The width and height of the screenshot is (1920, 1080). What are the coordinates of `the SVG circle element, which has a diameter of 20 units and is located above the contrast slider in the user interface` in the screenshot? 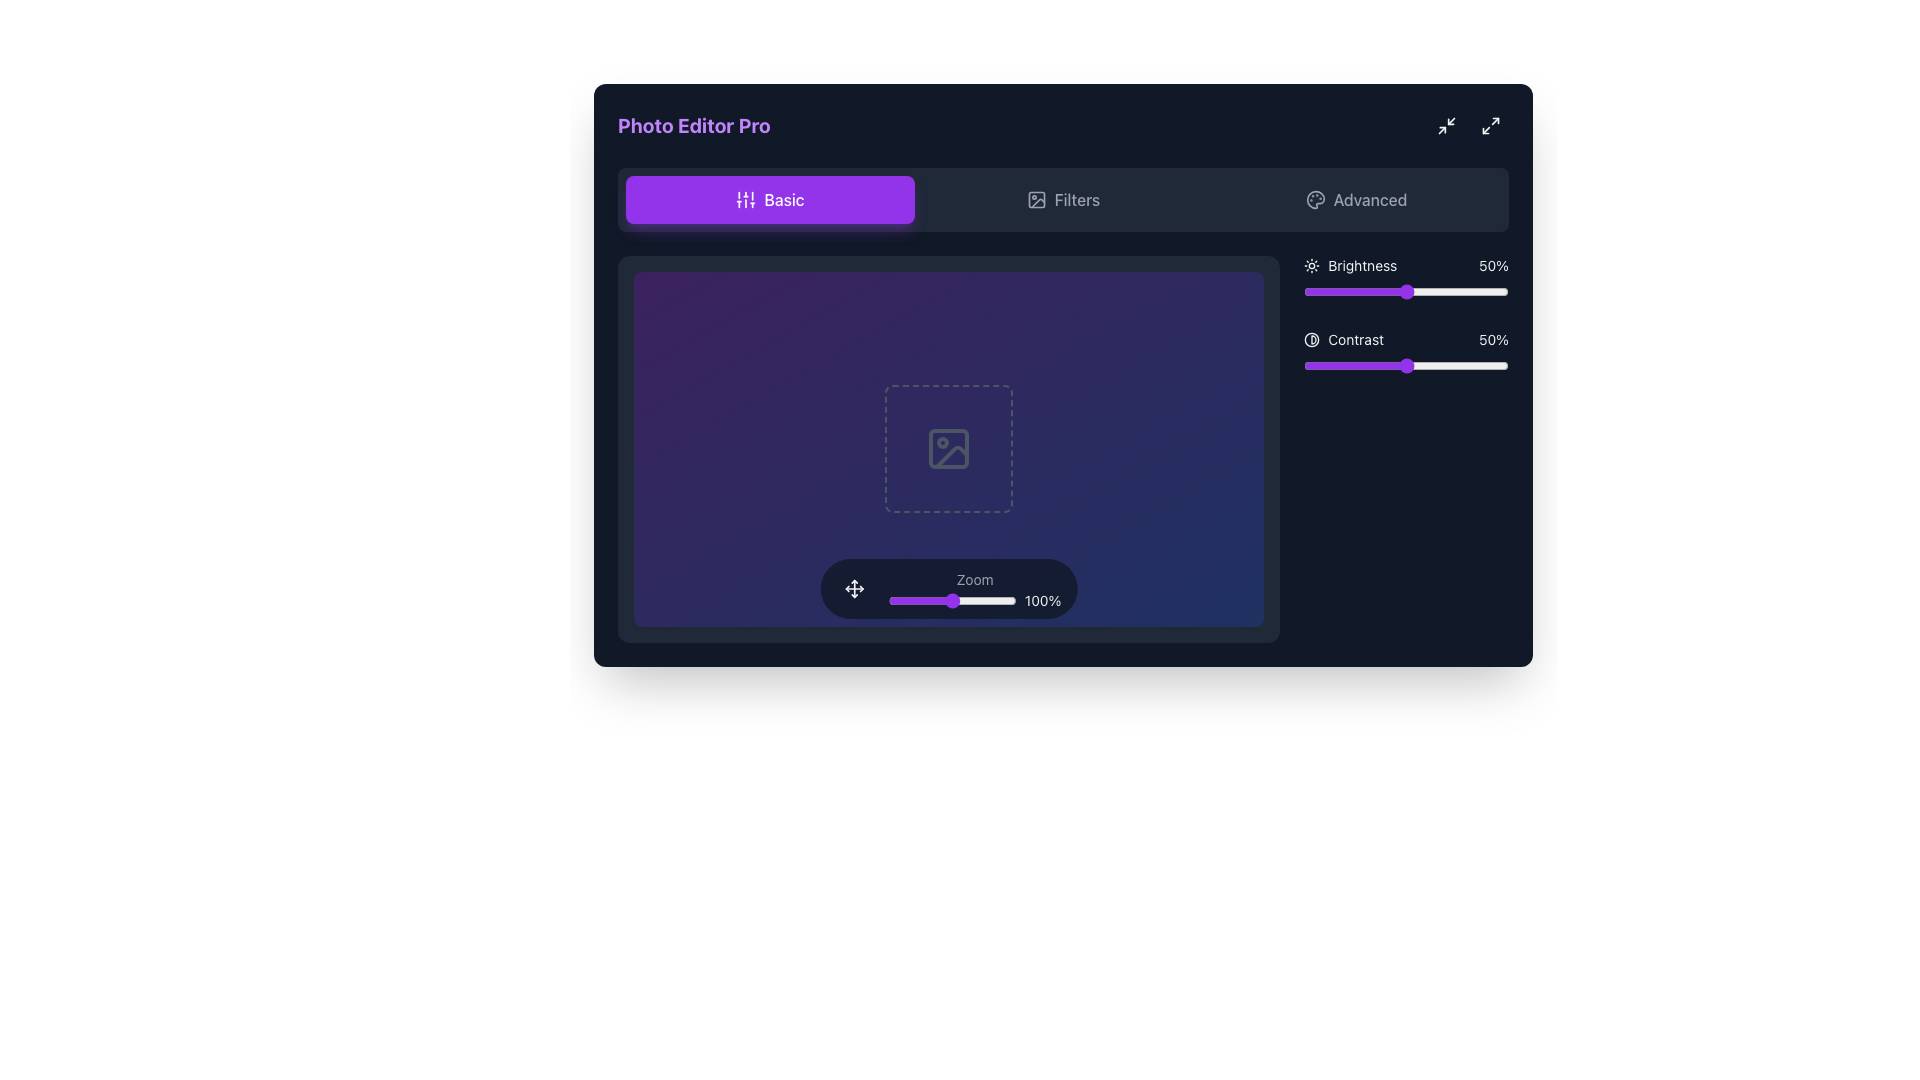 It's located at (1312, 338).